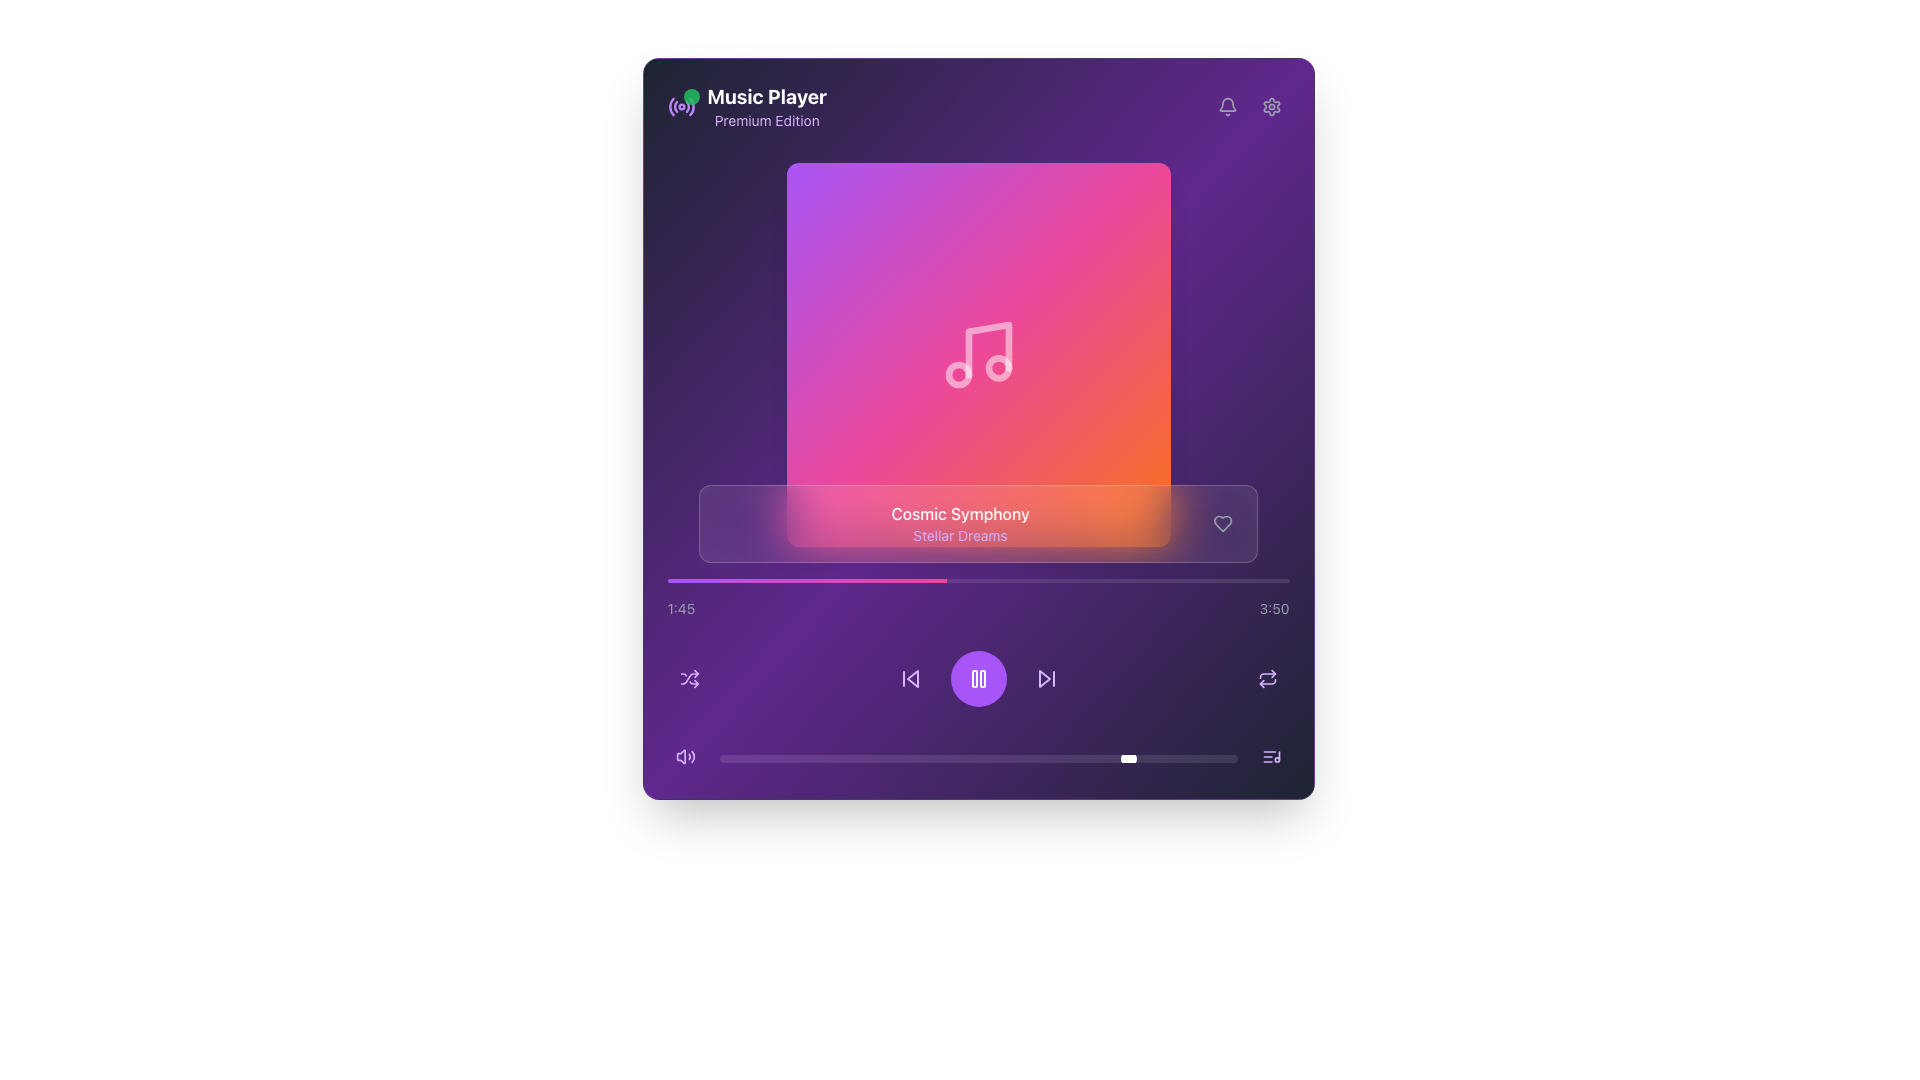 The image size is (1920, 1080). I want to click on the decorative portion of the musical note icon represented by the graphic element located within the circular dot on the right side of the note, so click(998, 368).